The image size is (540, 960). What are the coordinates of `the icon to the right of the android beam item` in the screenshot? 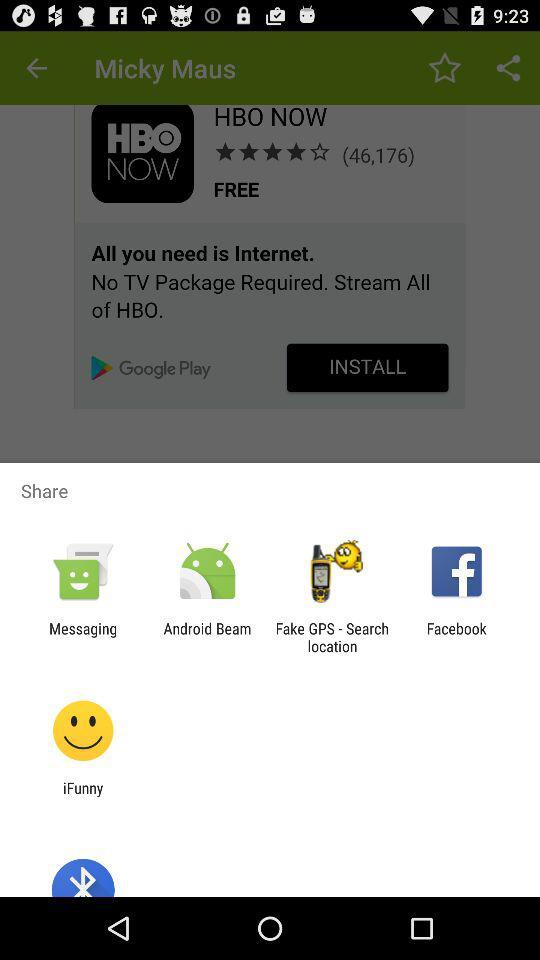 It's located at (332, 636).